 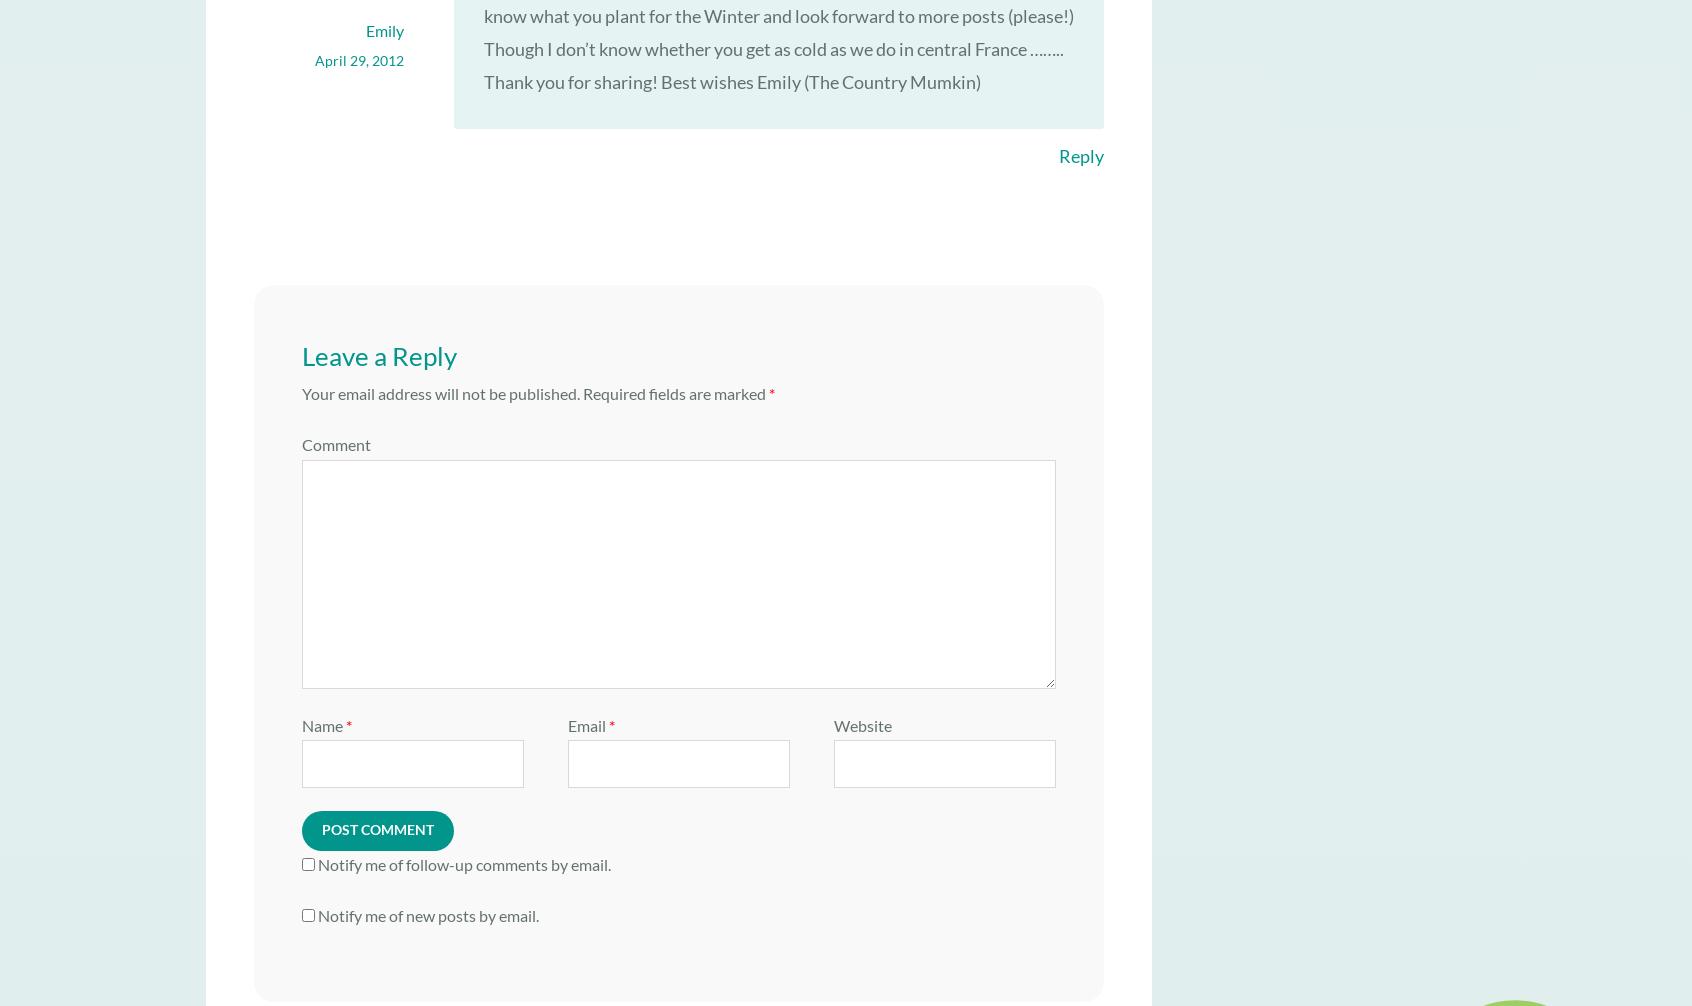 I want to click on 'Required fields are marked', so click(x=674, y=392).